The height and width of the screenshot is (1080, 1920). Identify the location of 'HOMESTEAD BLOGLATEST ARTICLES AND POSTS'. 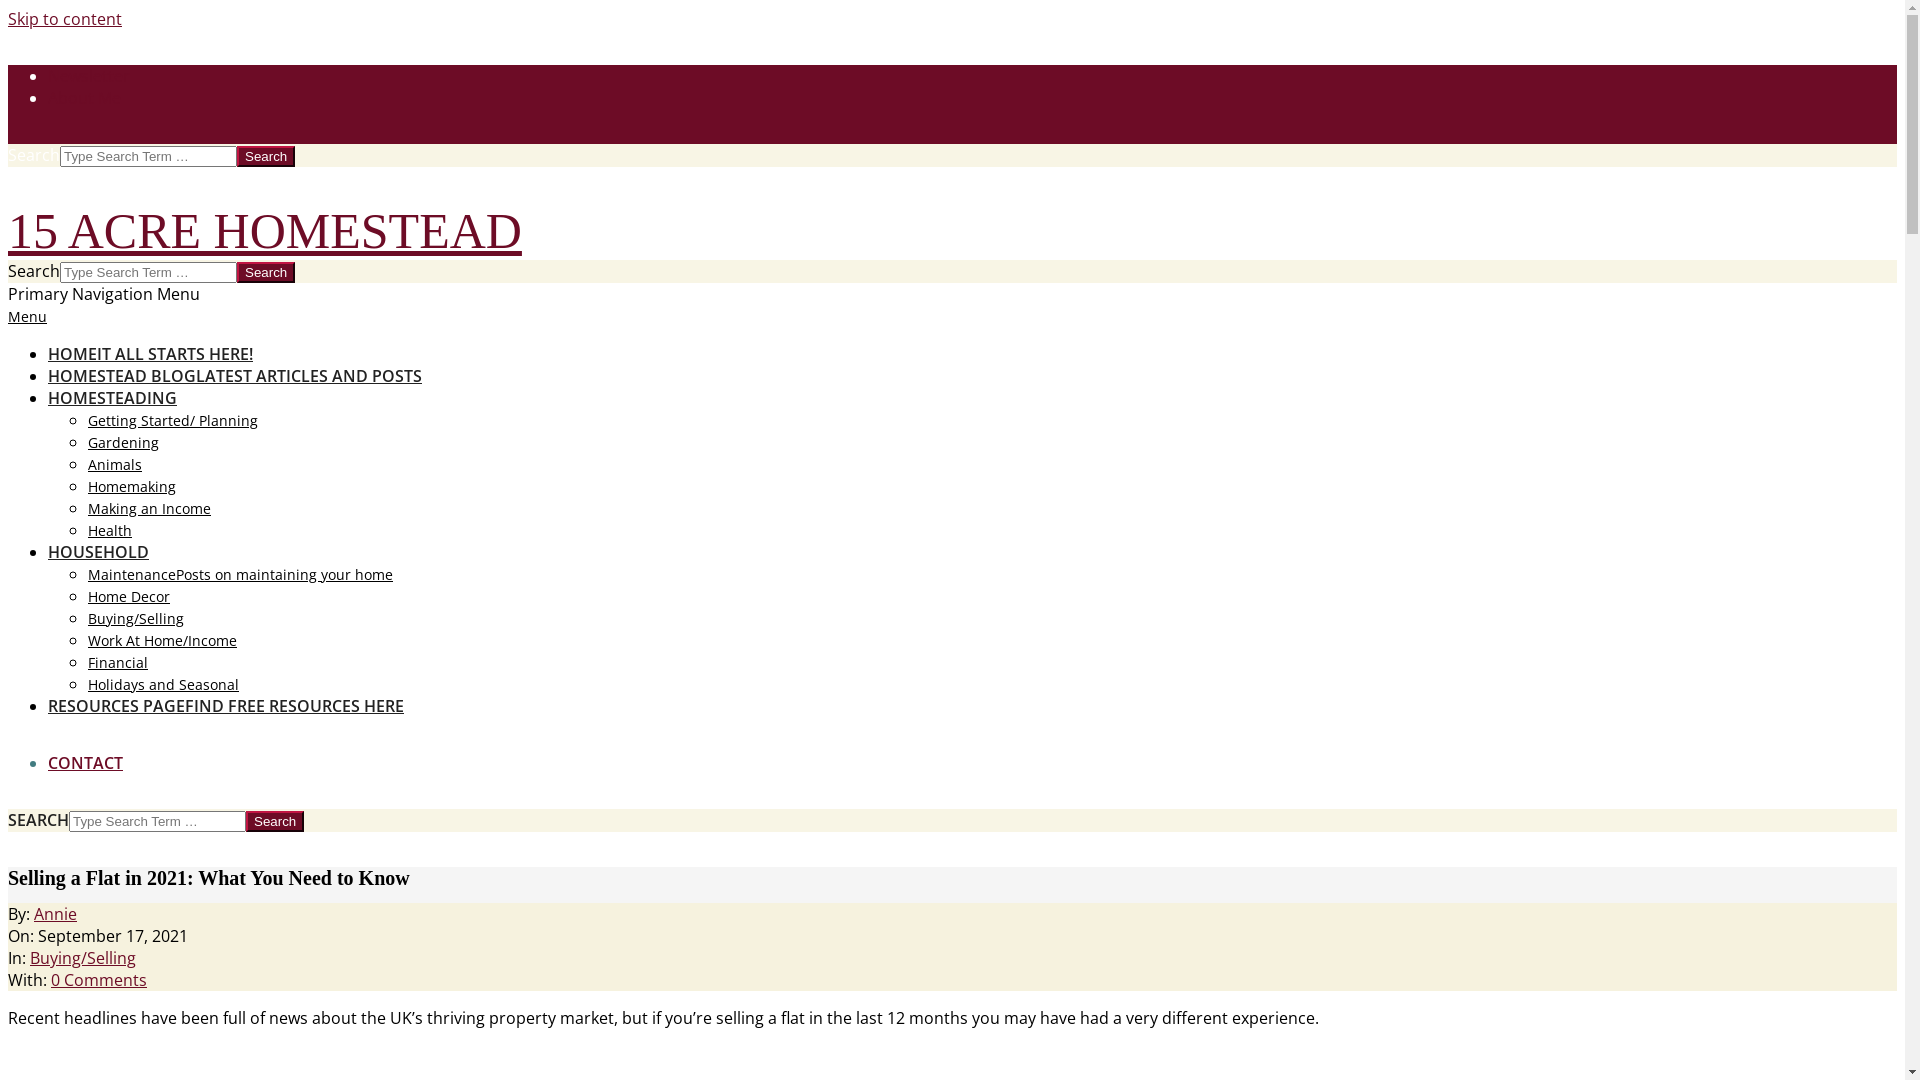
(235, 375).